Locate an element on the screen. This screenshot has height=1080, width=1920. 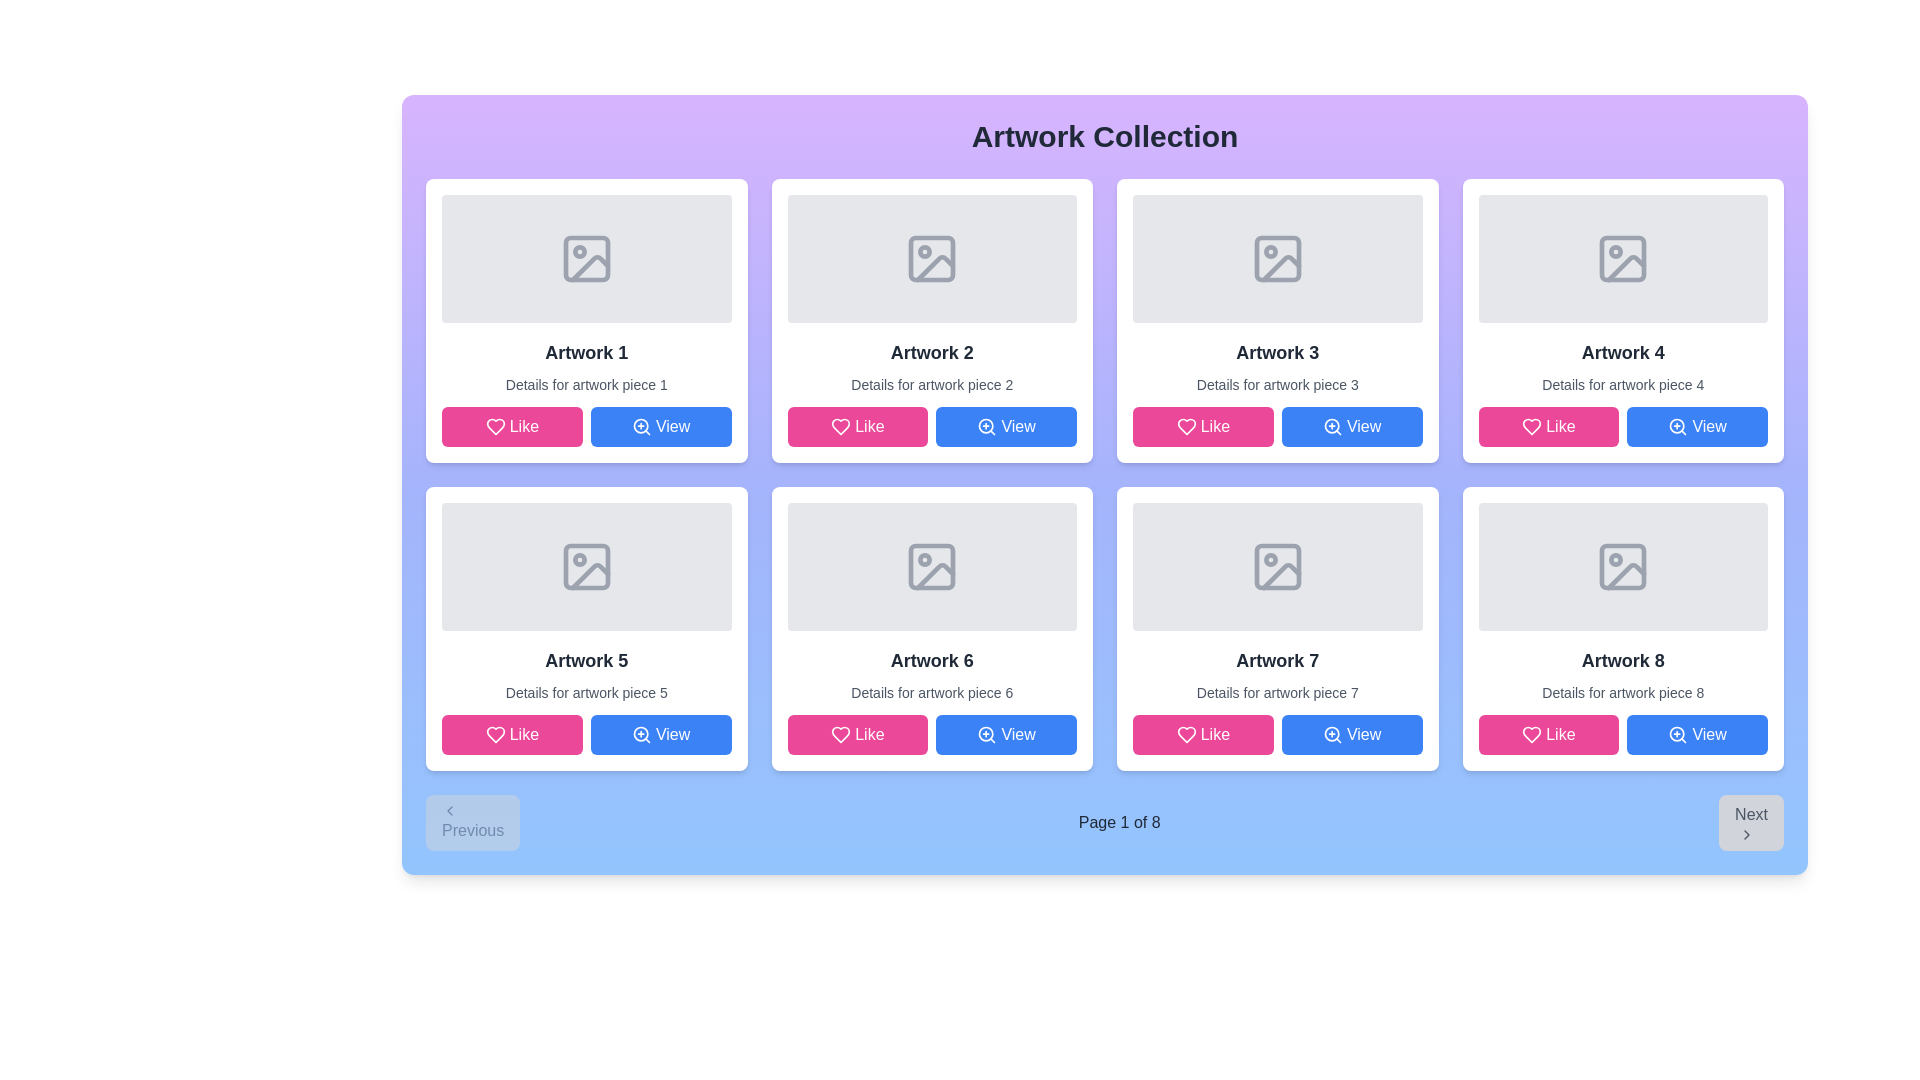
the heart-shaped icon within the 'Like' button to trigger the tooltip display is located at coordinates (495, 735).